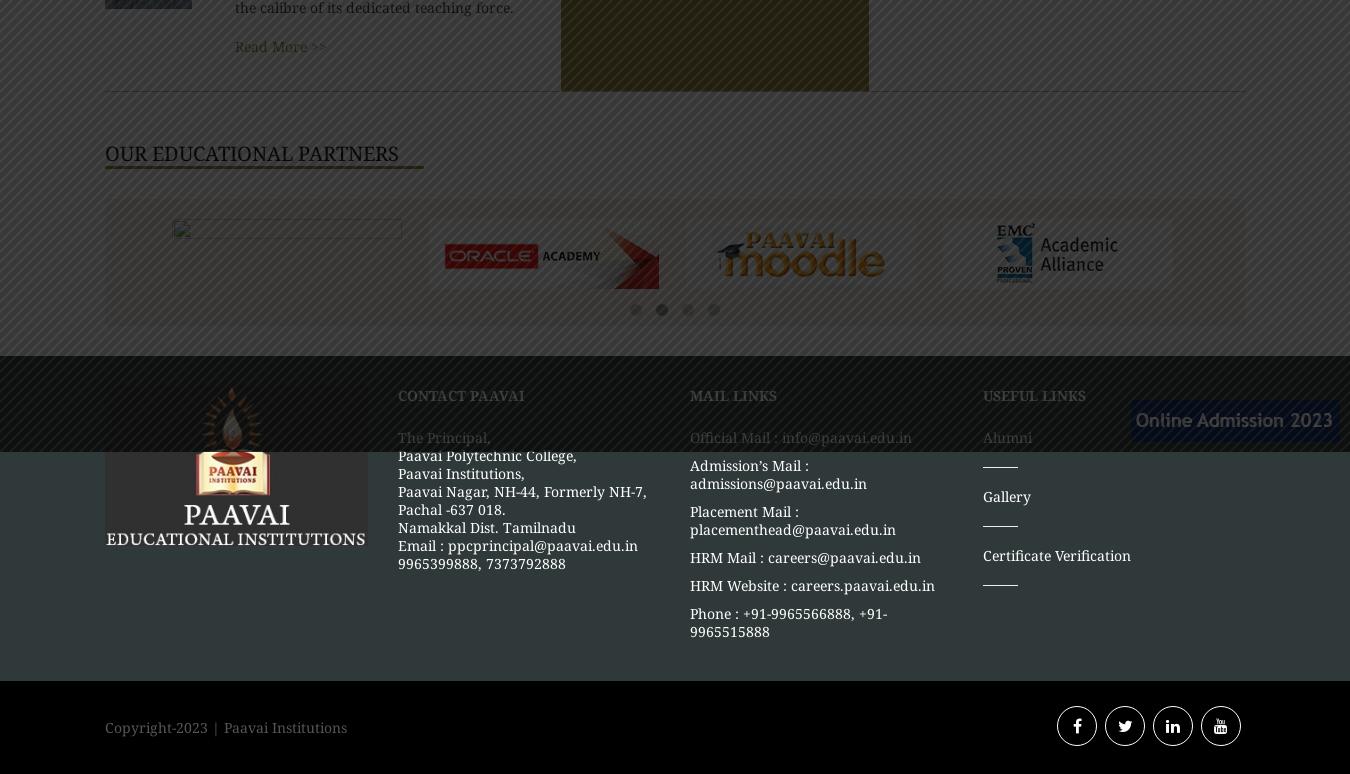  Describe the element at coordinates (1081, 131) in the screenshot. I see `'WEBMINAR ON “FOOD HABITS & ITS IMPACT ON LIFESTYLE DISEASES” WAS HELD ON 25.05.2019'` at that location.